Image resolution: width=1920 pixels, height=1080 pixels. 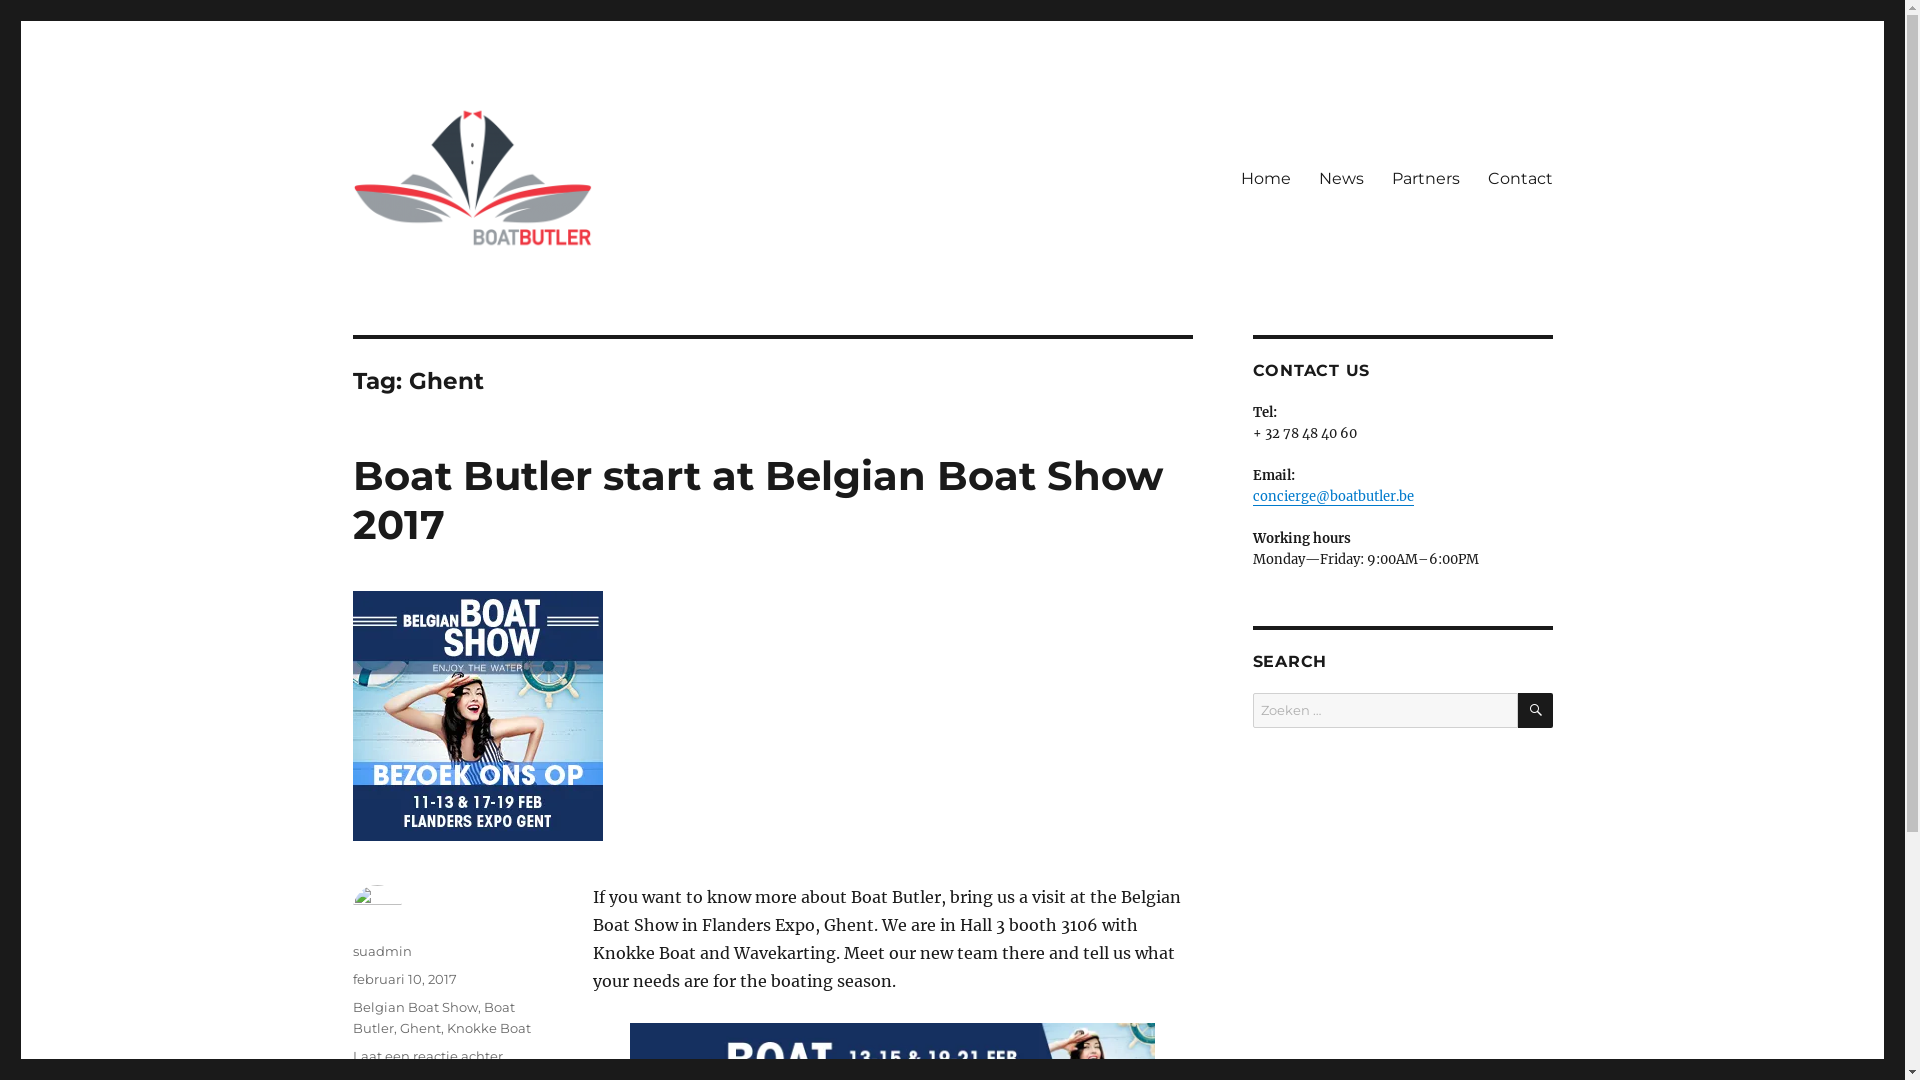 I want to click on 'Partners', so click(x=1424, y=176).